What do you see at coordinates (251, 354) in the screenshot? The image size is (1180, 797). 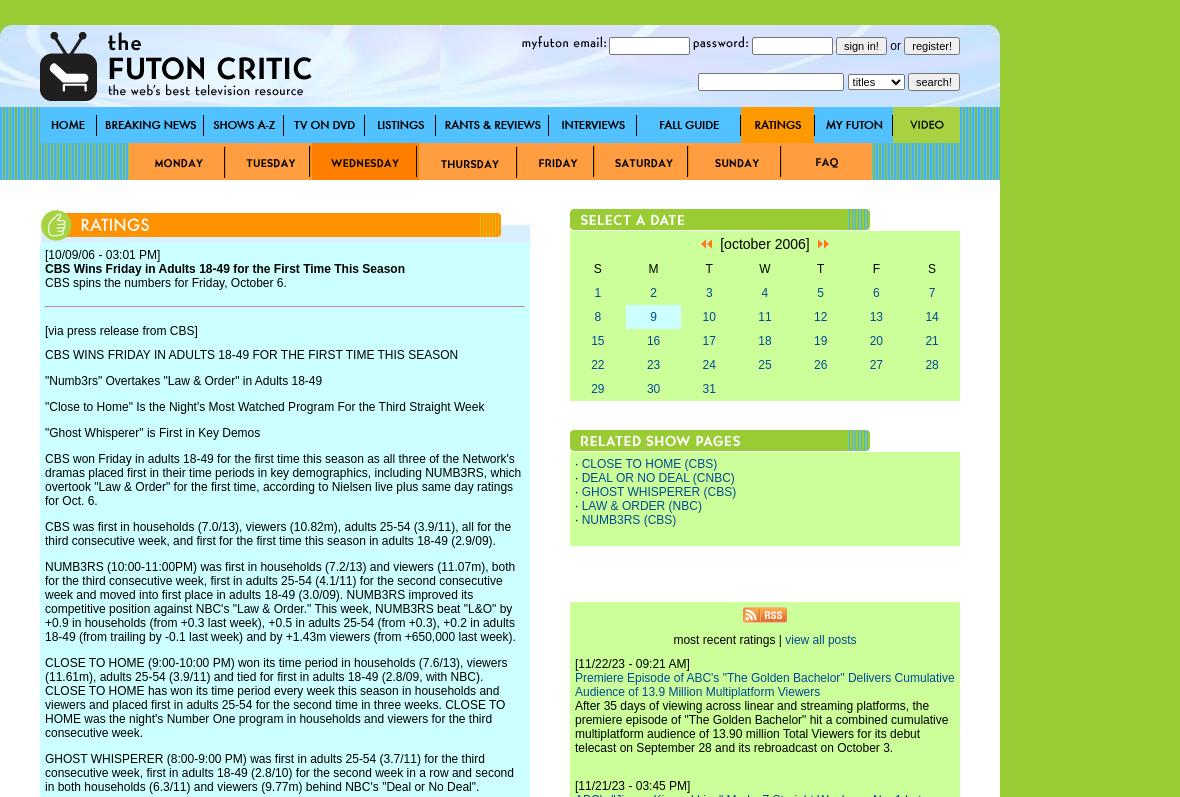 I see `'CBS WINS FRIDAY IN ADULTS 18-49 FOR THE FIRST TIME THIS SEASON'` at bounding box center [251, 354].